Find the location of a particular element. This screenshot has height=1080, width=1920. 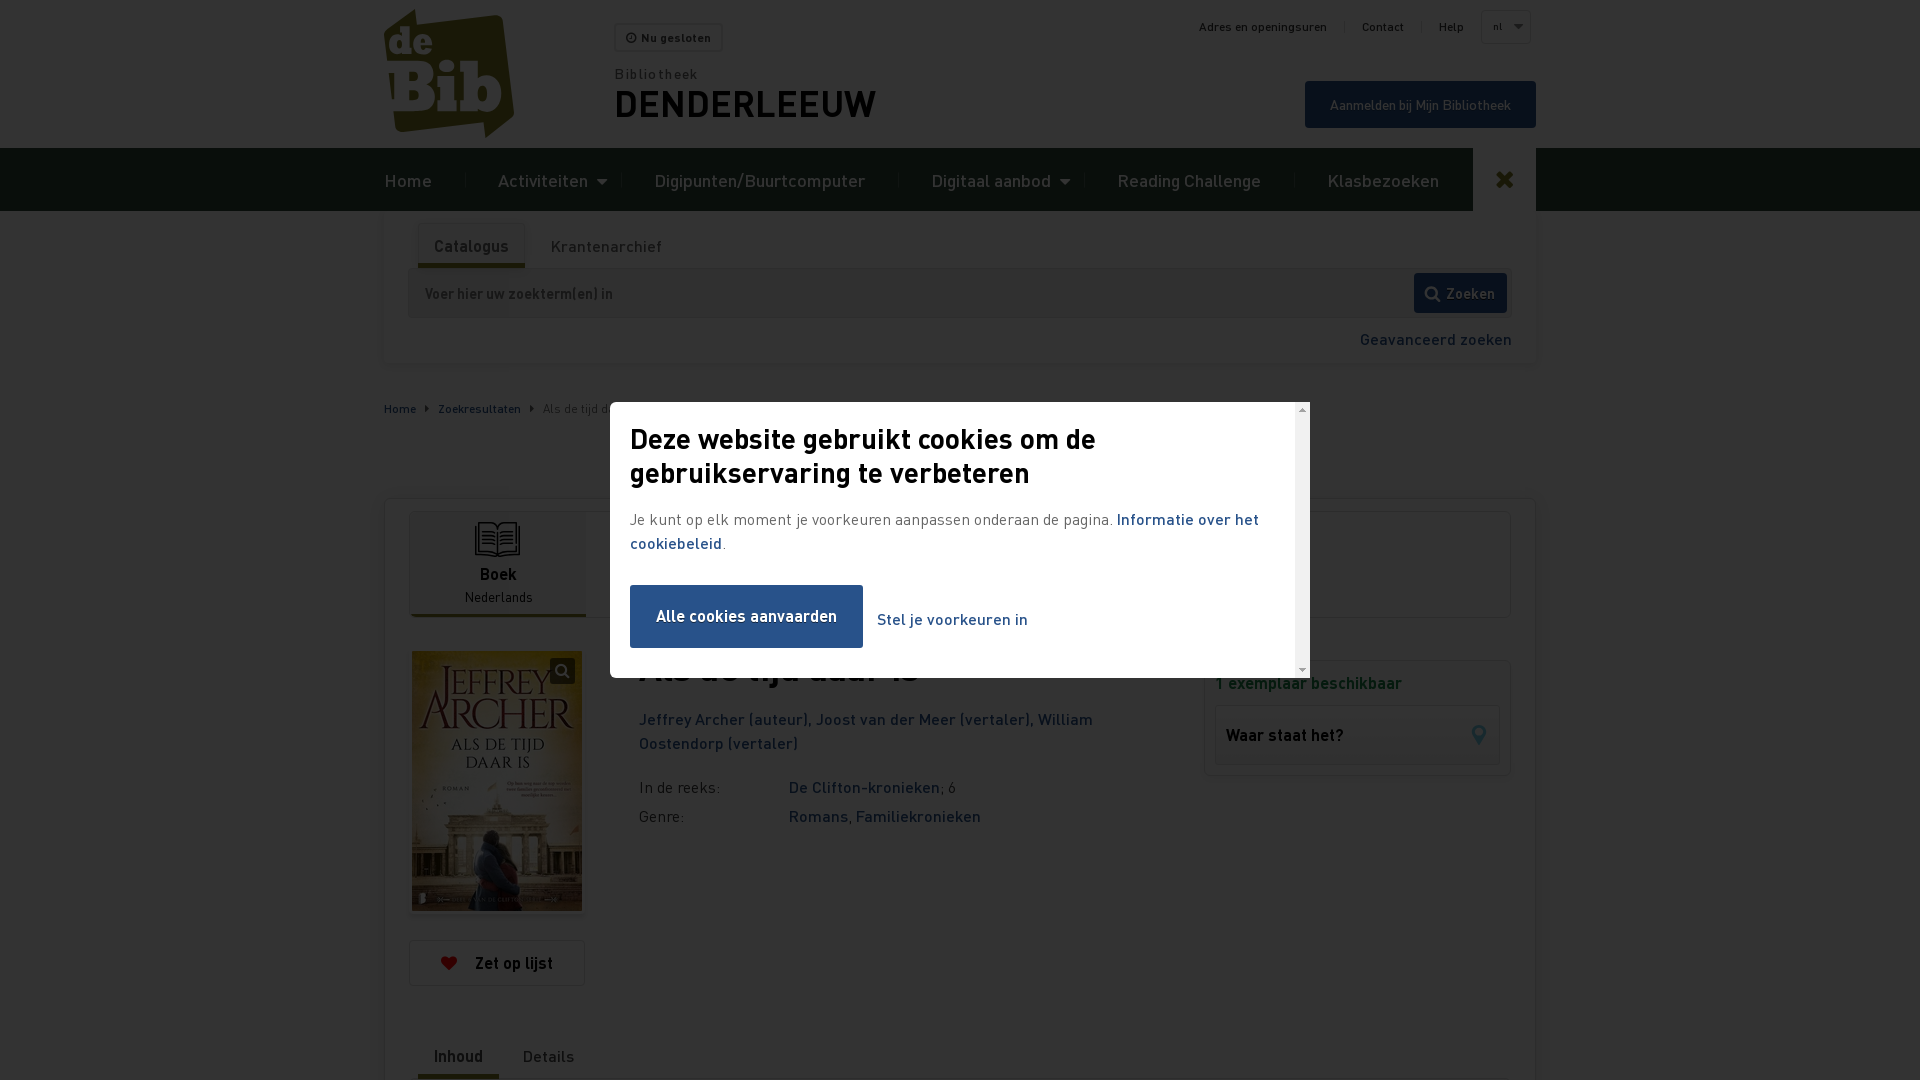

'Toggle search' is located at coordinates (1504, 178).